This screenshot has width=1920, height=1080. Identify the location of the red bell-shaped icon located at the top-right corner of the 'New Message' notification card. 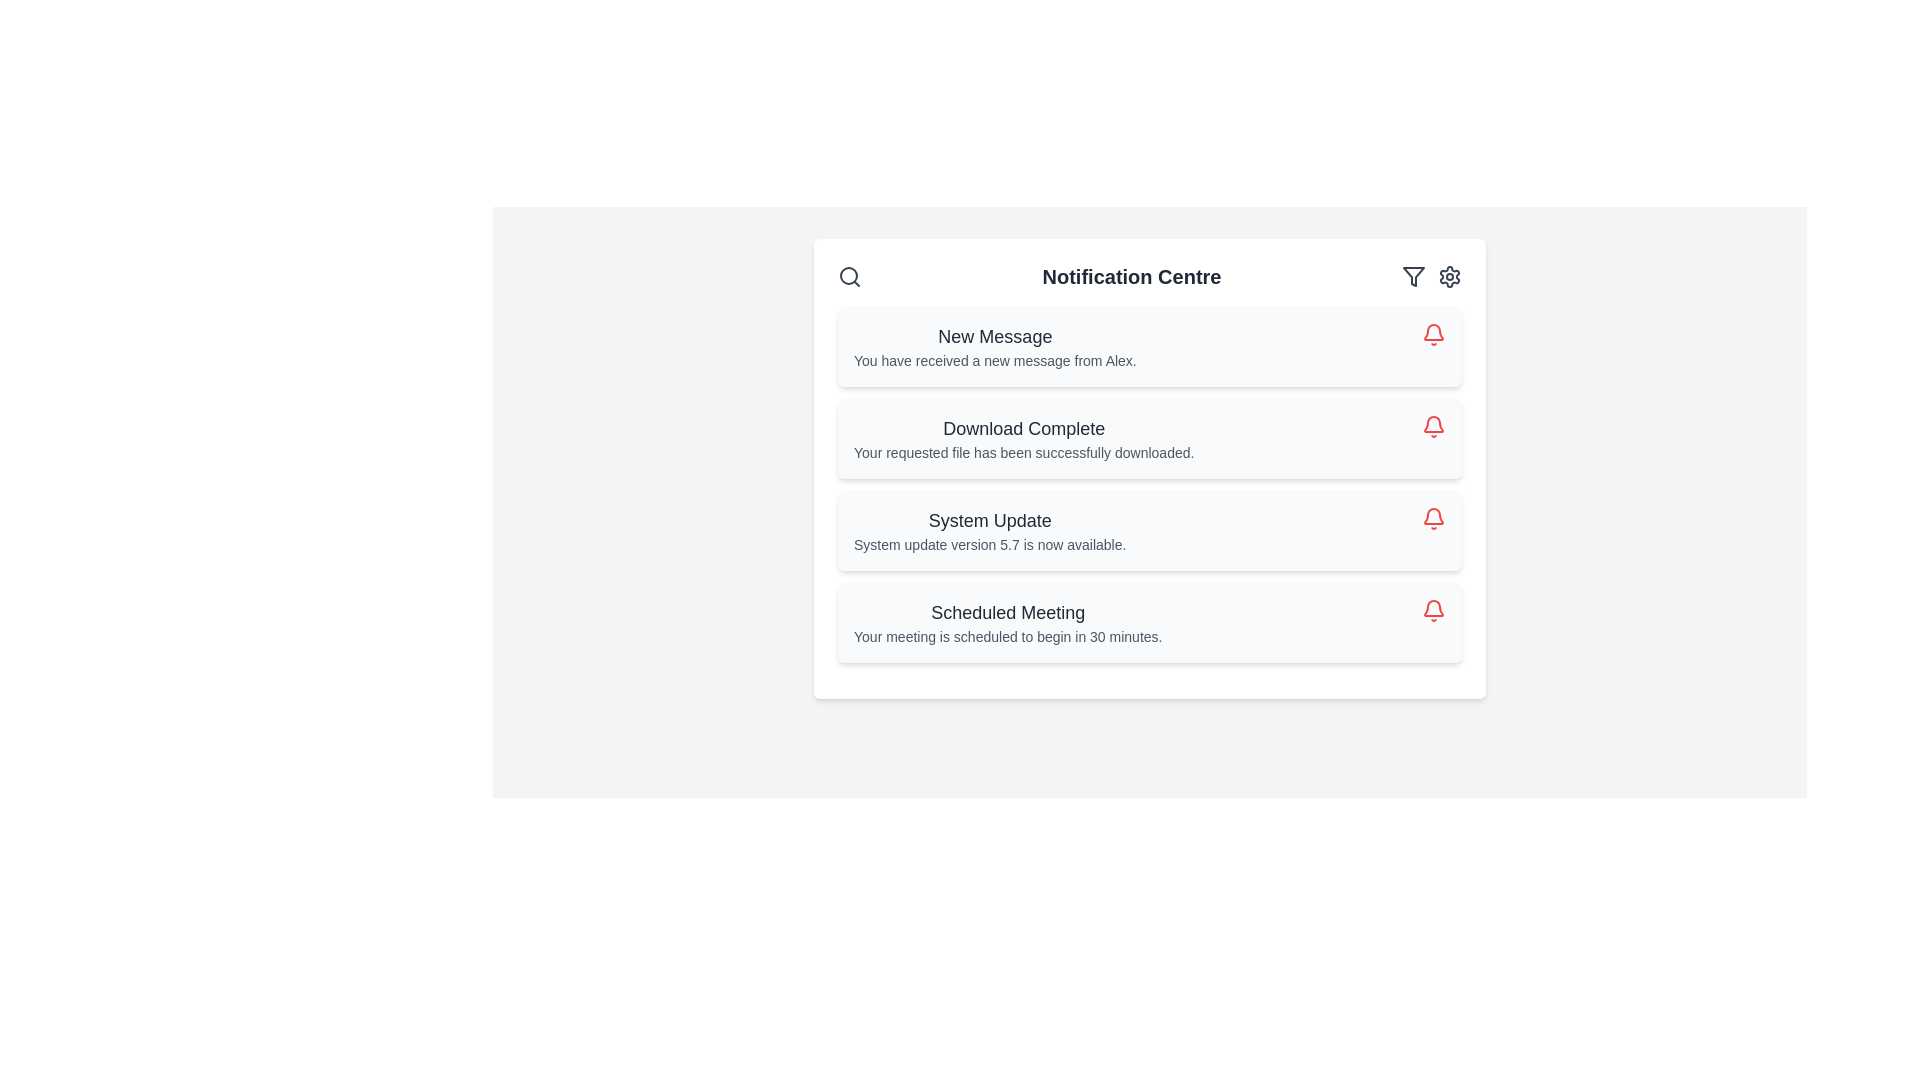
(1433, 334).